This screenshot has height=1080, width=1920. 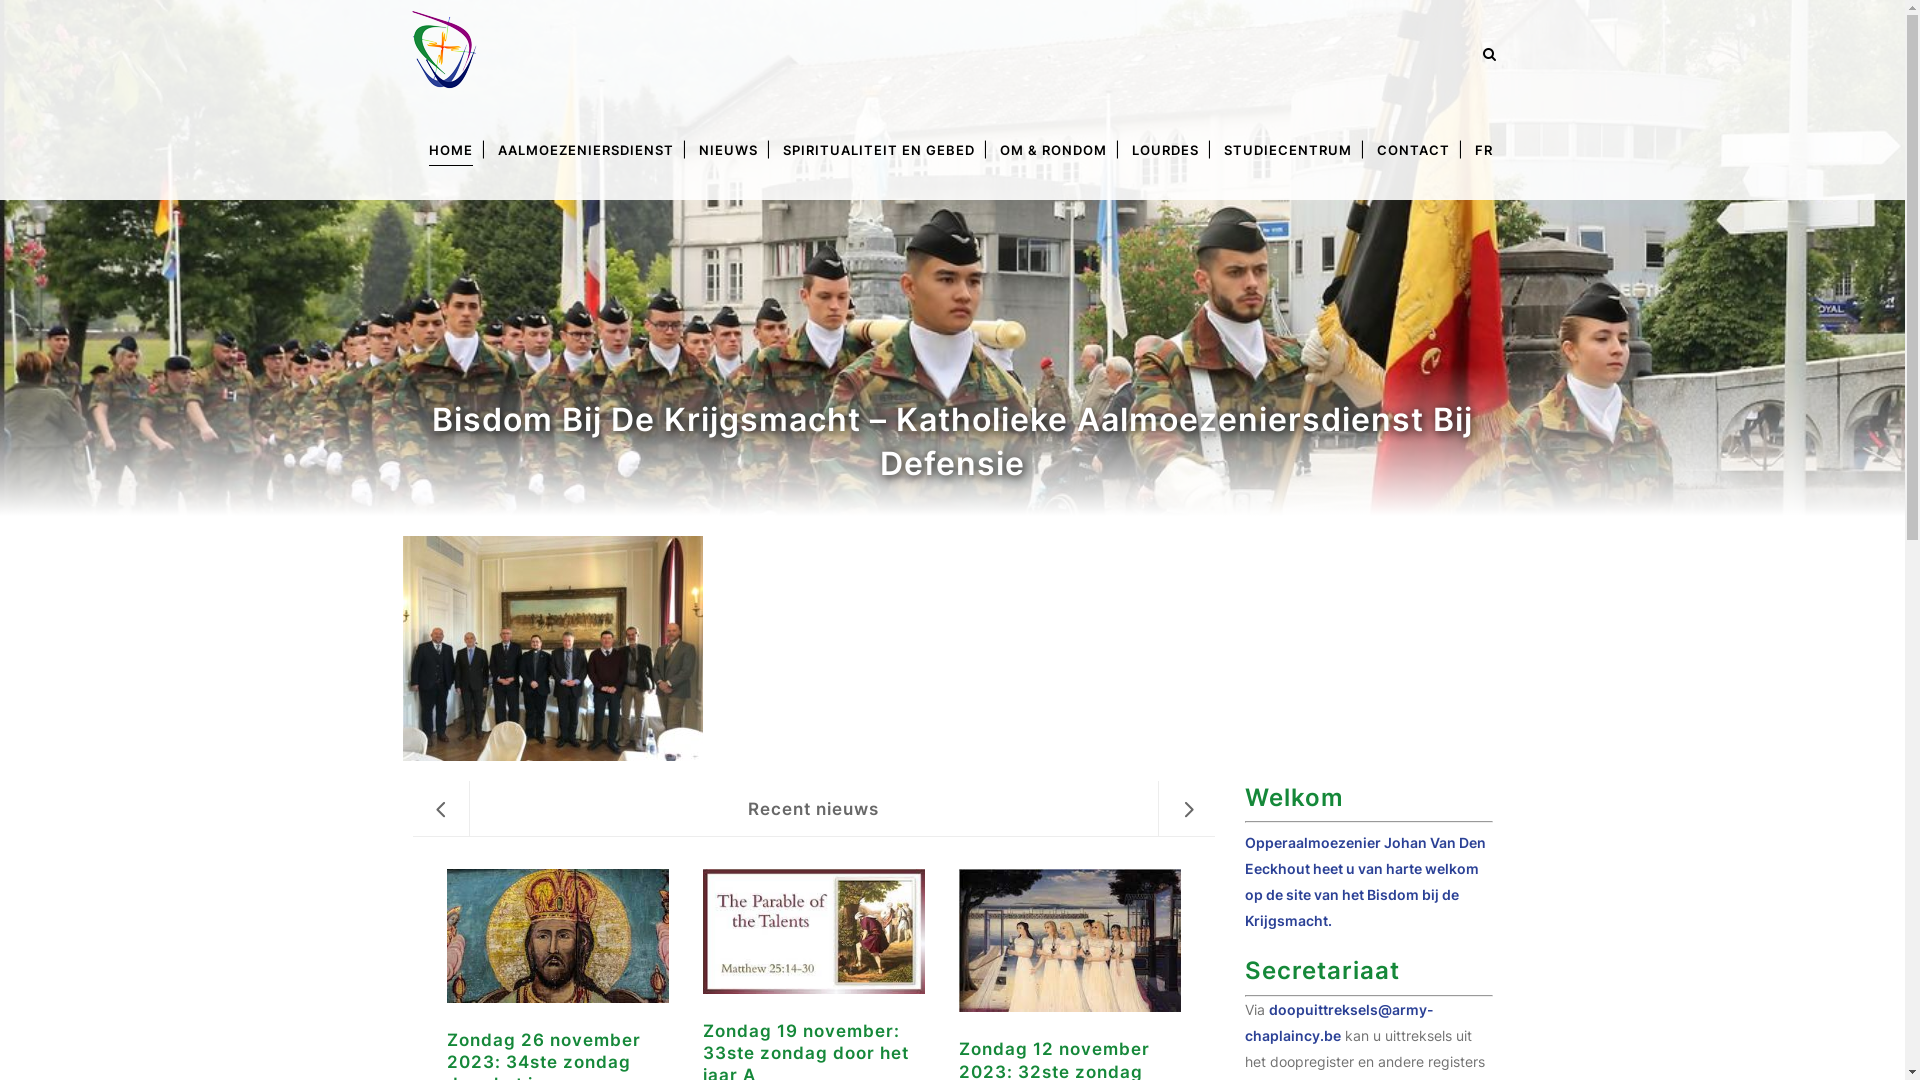 What do you see at coordinates (1483, 149) in the screenshot?
I see `'FR'` at bounding box center [1483, 149].